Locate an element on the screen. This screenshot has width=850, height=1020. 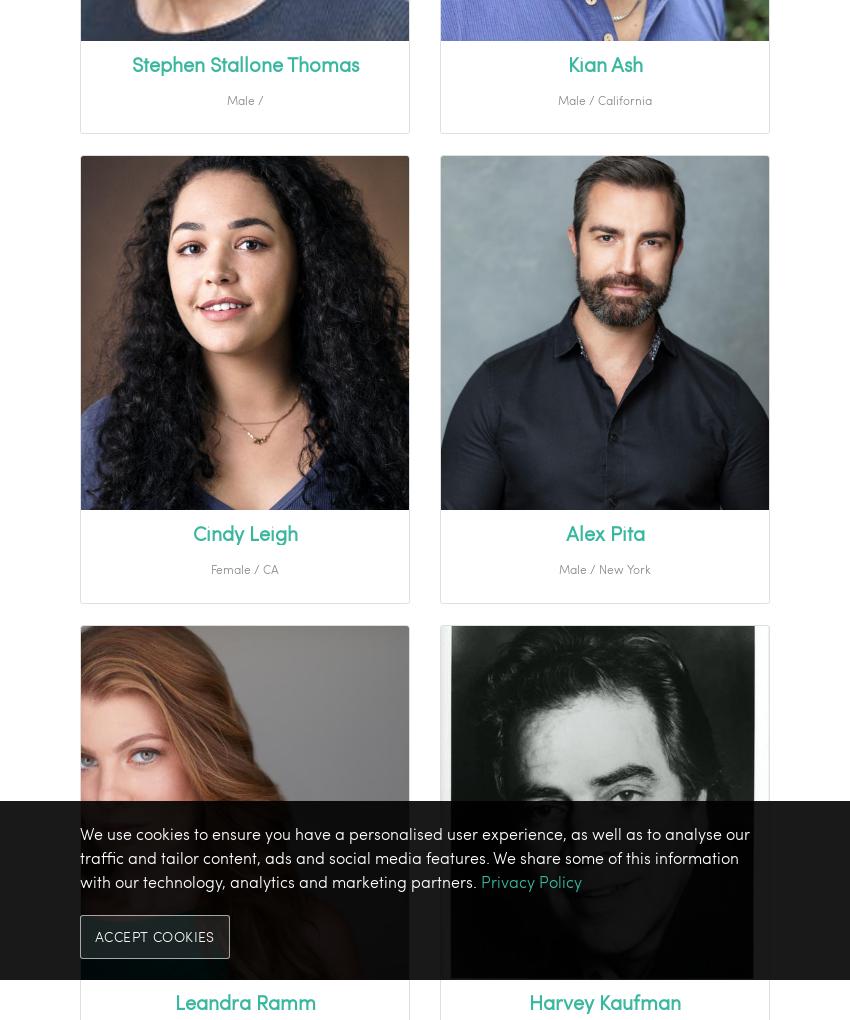
'Cindy Leigh' is located at coordinates (244, 531).